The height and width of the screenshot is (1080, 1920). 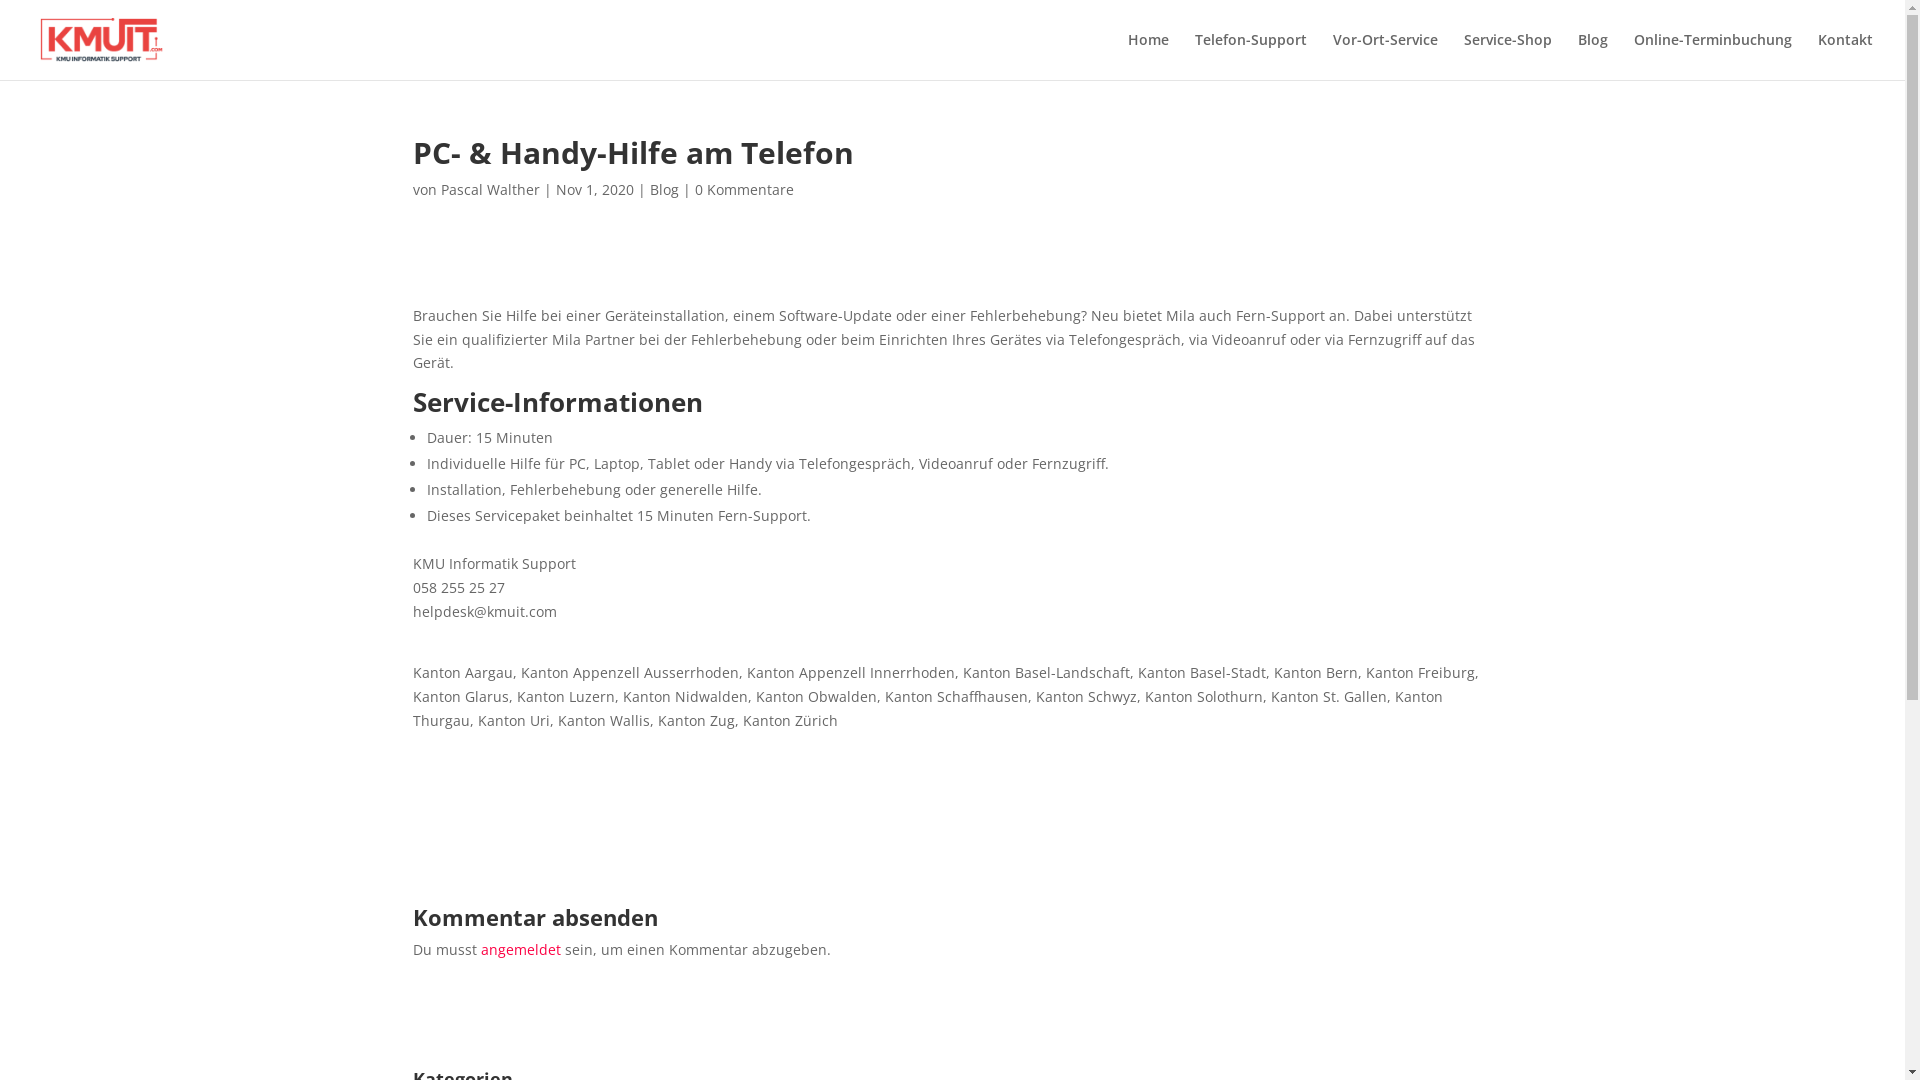 What do you see at coordinates (1250, 55) in the screenshot?
I see `'Telefon-Support'` at bounding box center [1250, 55].